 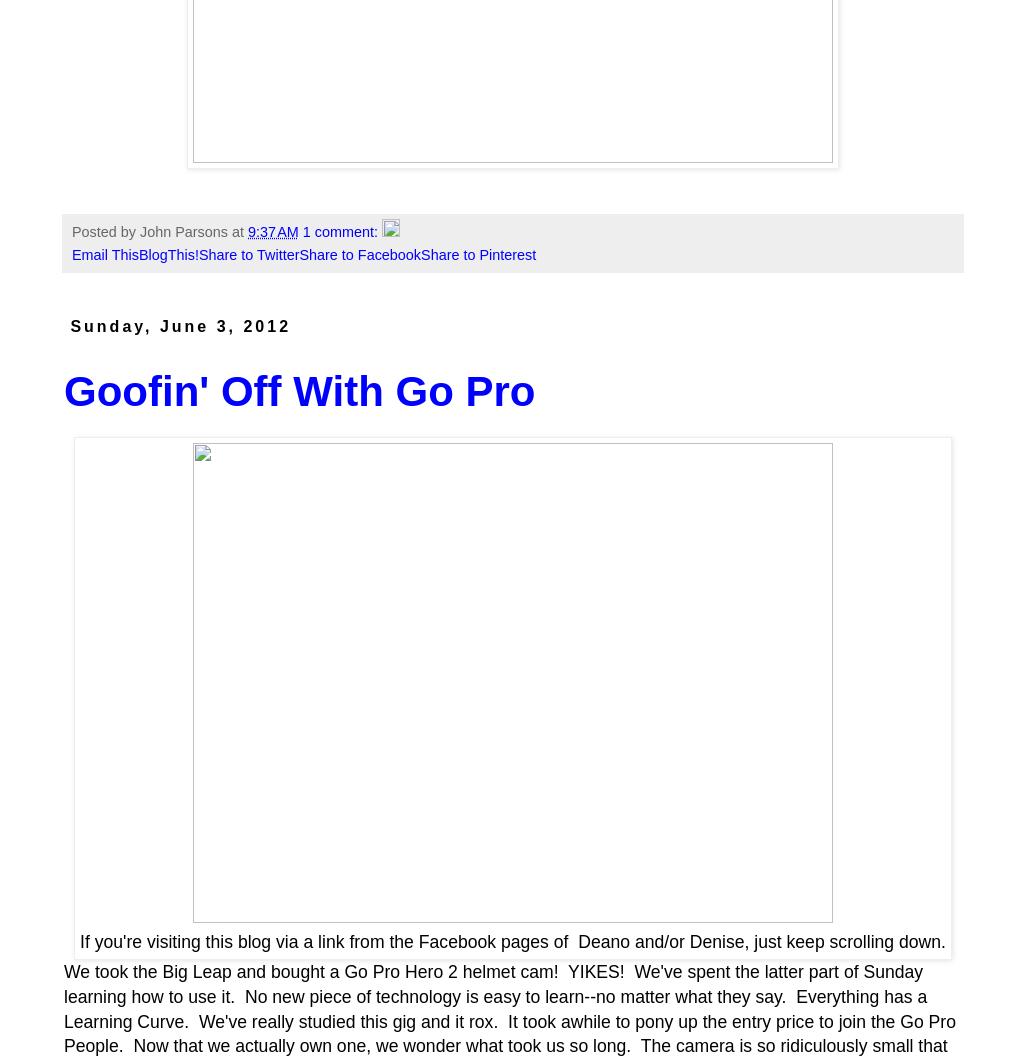 What do you see at coordinates (247, 254) in the screenshot?
I see `'Share to Twitter'` at bounding box center [247, 254].